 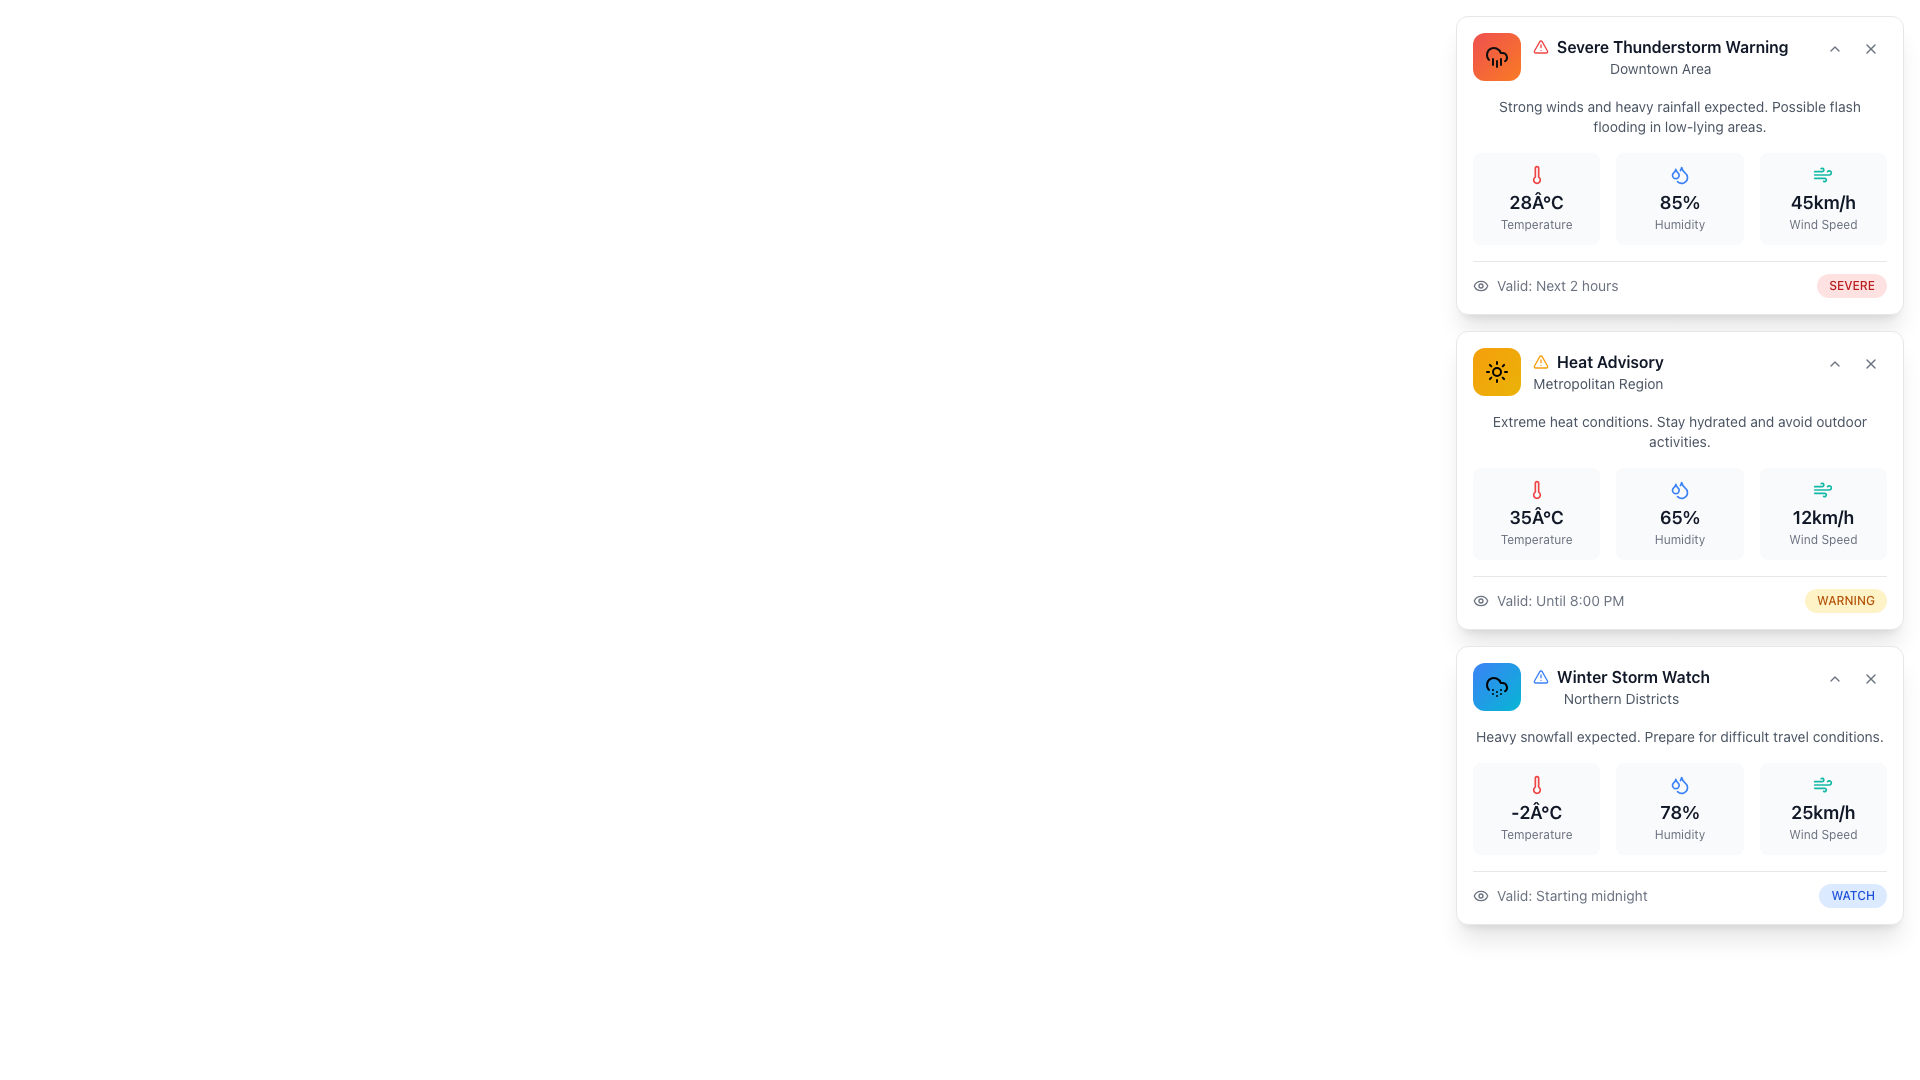 What do you see at coordinates (1823, 173) in the screenshot?
I see `the teal vector graphic icon resembling wind currents located above the '45km/h Wind Speed' label in the 'Wind Speed' section of the 'Severe Thunderstorm Warning' card` at bounding box center [1823, 173].